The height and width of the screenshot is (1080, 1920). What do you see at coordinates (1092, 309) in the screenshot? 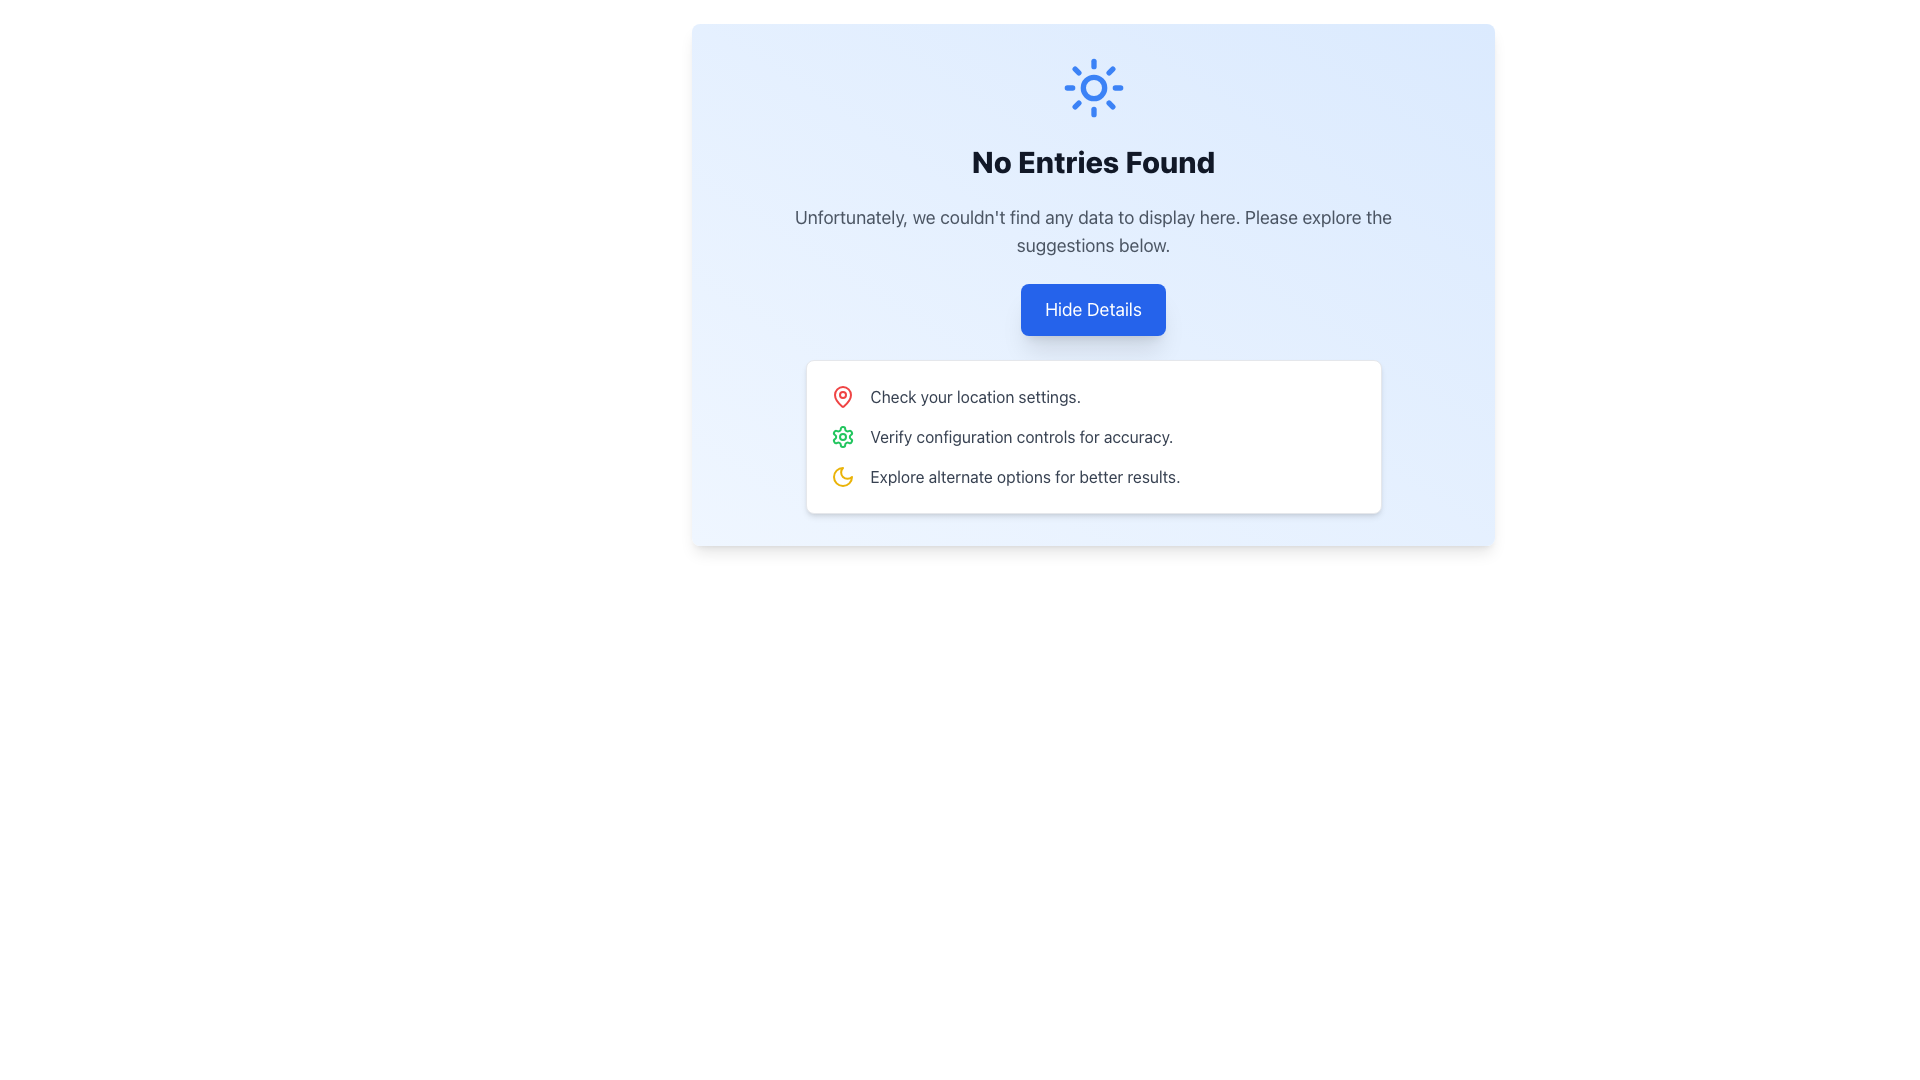
I see `the rectangular button with a blue background and white text that reads 'Hide Details'` at bounding box center [1092, 309].